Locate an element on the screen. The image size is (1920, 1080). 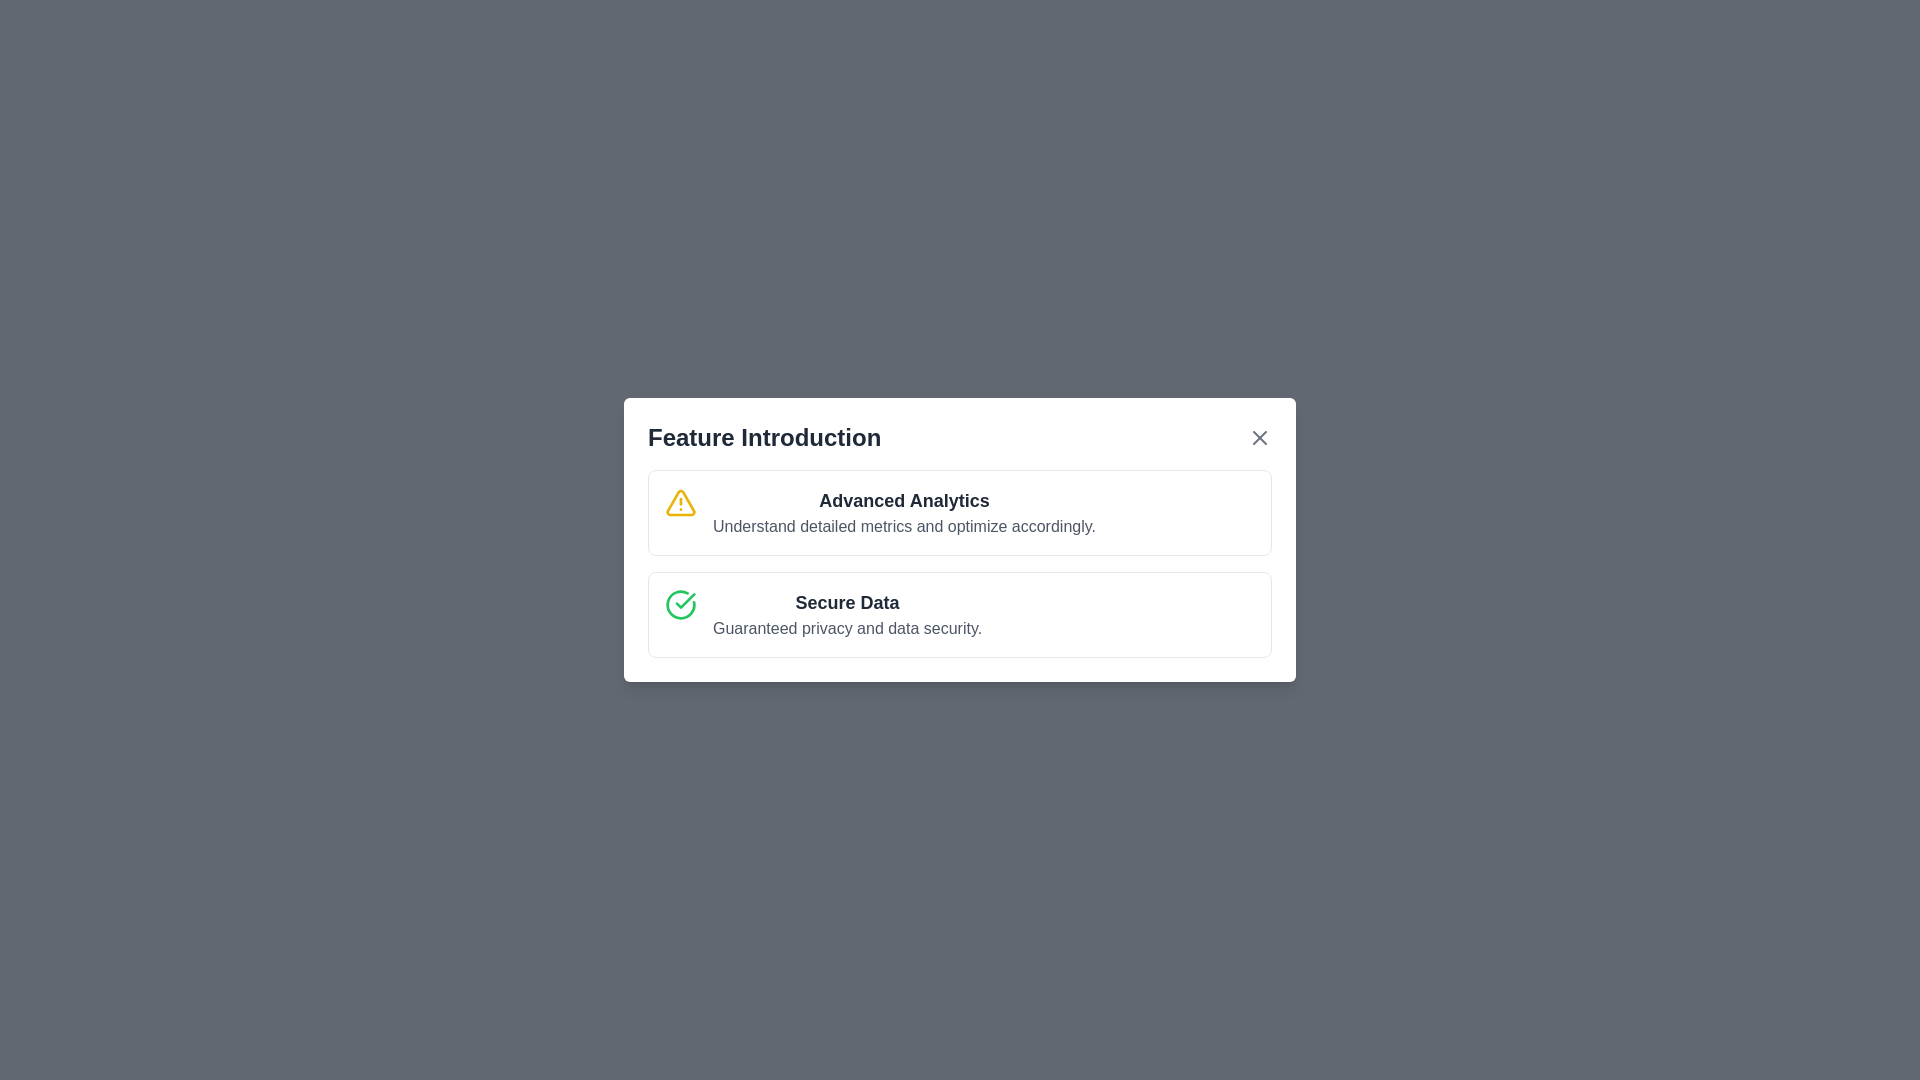
the close button located in the top-right corner of the header section containing the text 'Feature Introduction' is located at coordinates (1258, 437).